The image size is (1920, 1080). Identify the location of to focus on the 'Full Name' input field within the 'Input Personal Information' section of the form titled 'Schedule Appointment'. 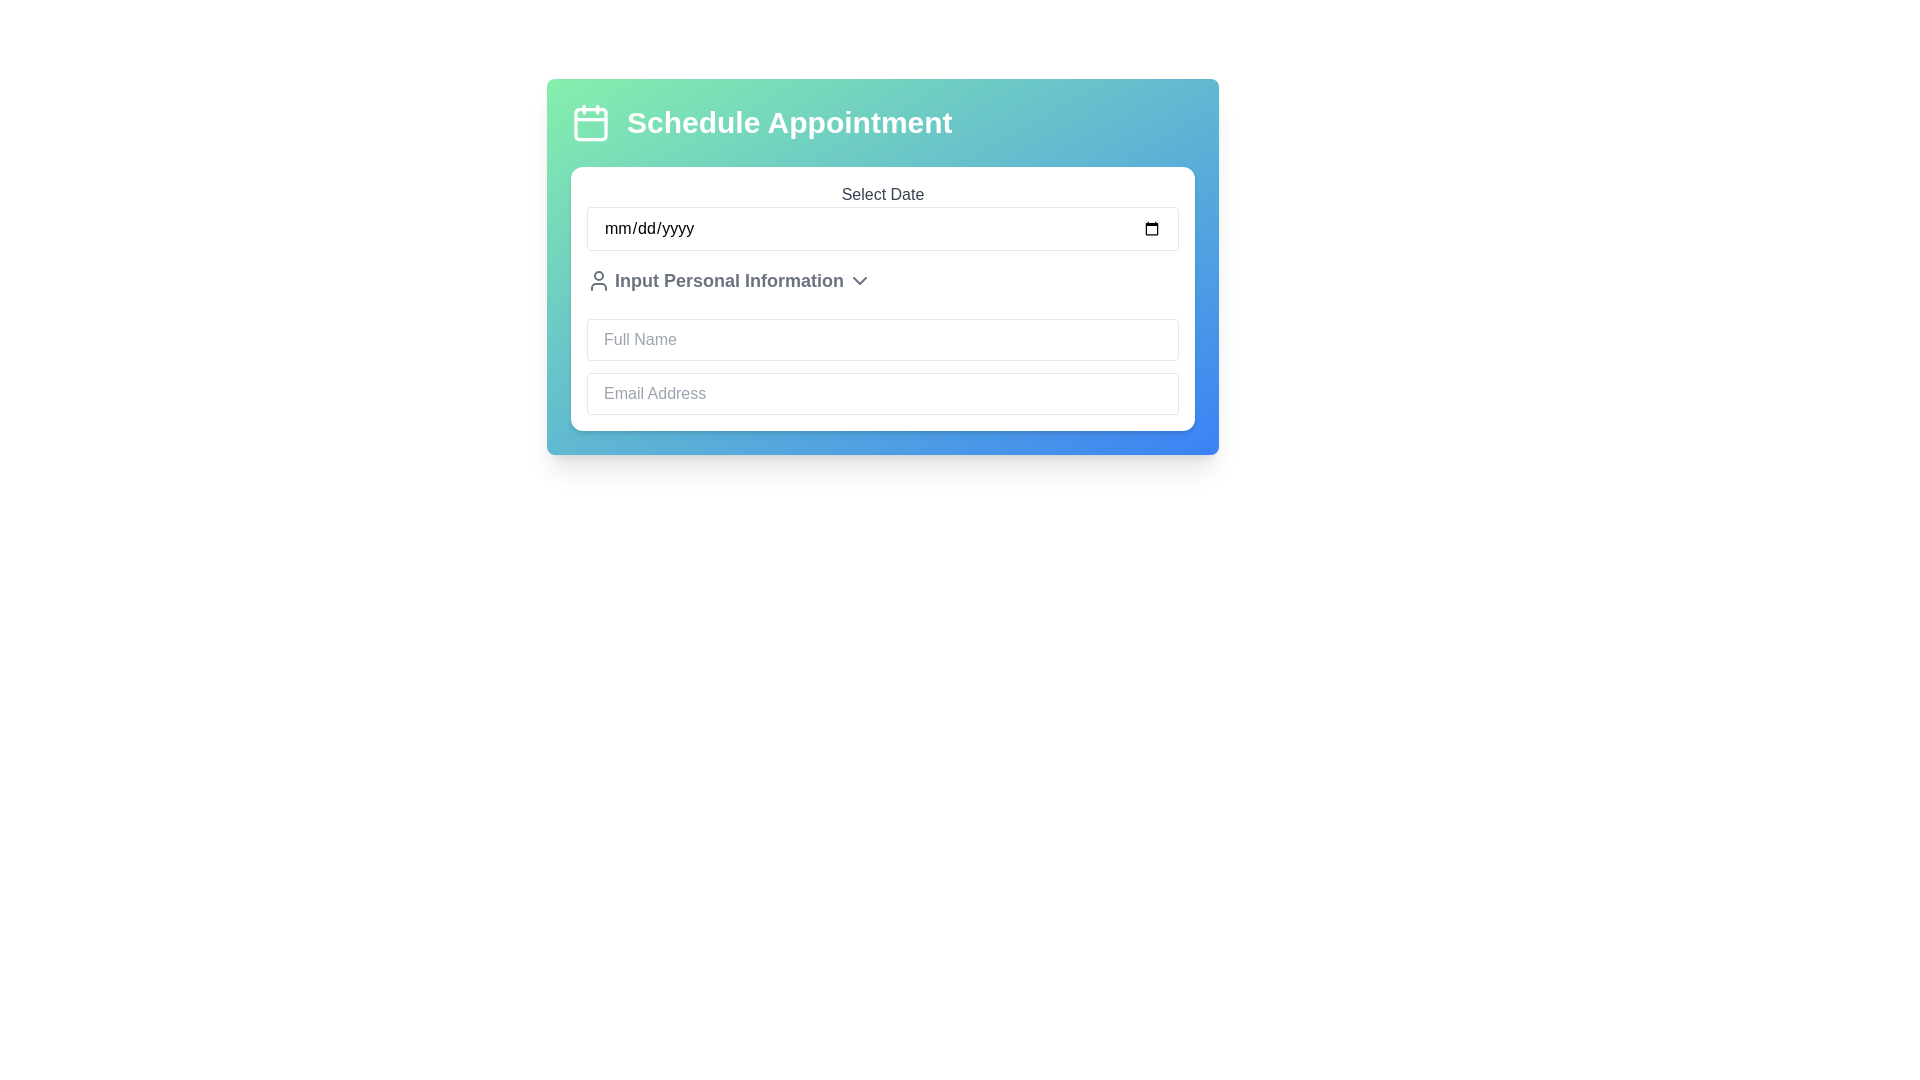
(882, 366).